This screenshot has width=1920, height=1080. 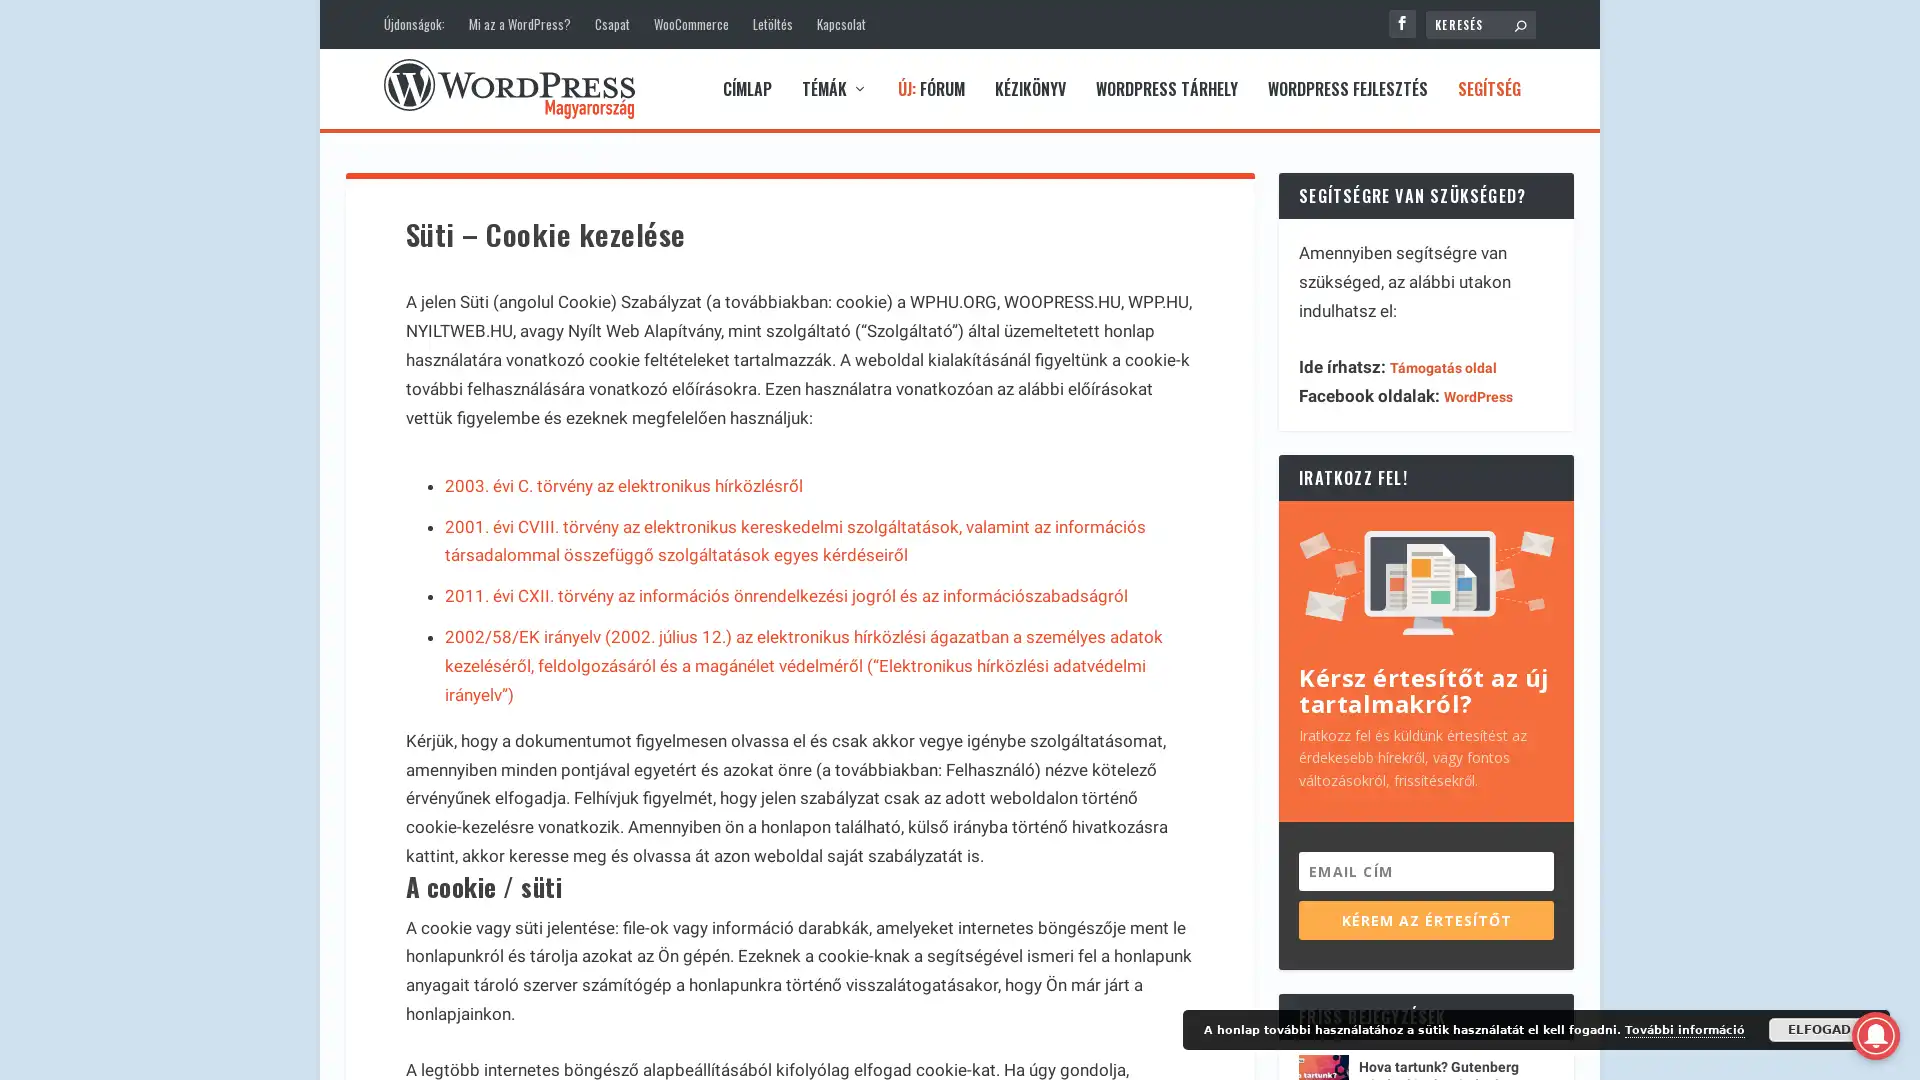 I want to click on ELFOGAD, so click(x=1819, y=1029).